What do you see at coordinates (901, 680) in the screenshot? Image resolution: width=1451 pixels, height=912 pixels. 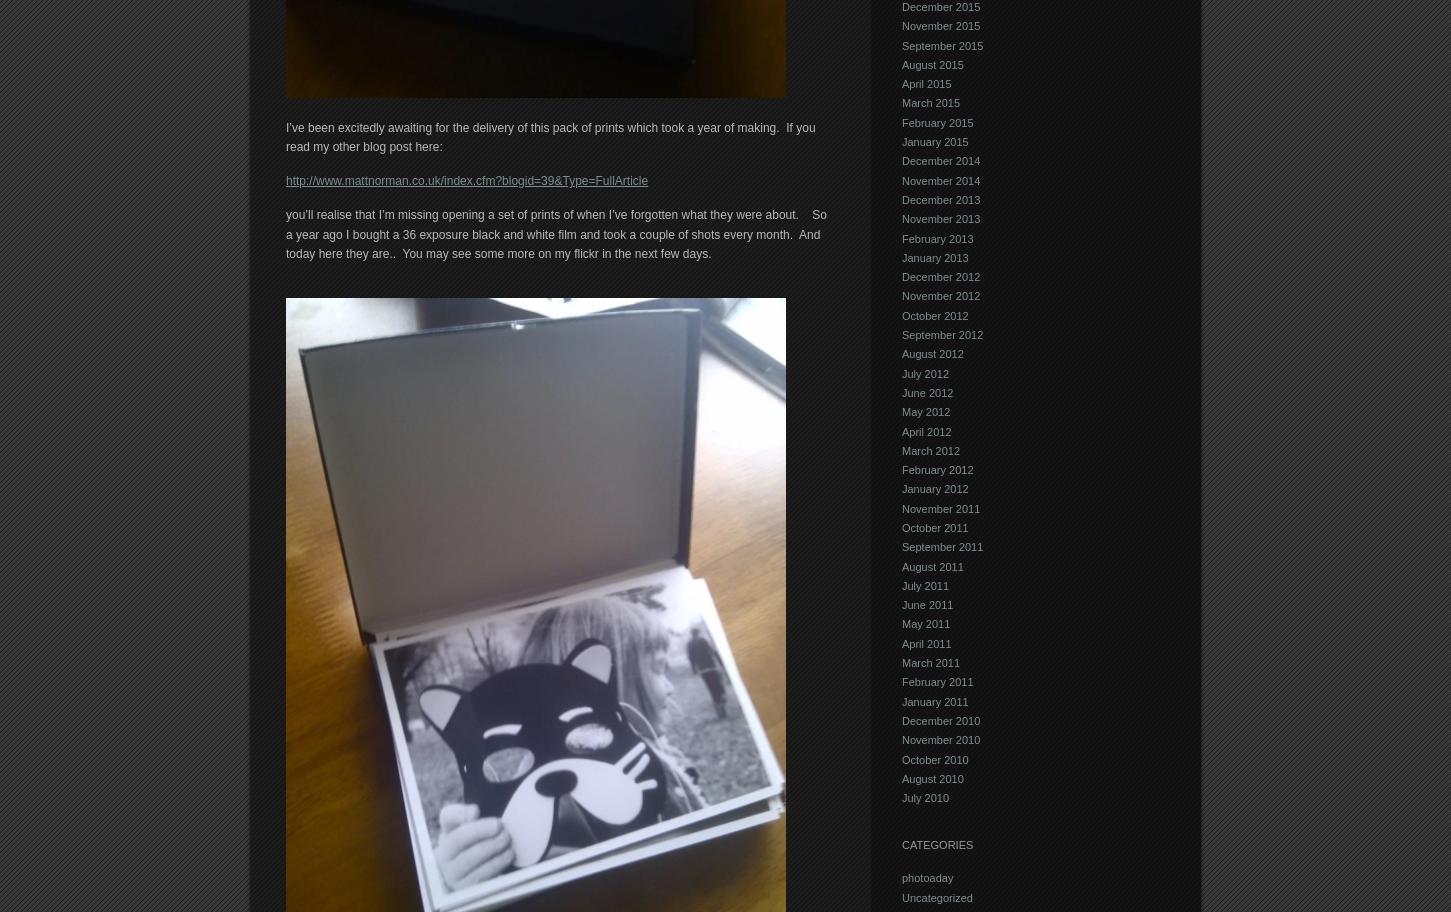 I see `'February 2011'` at bounding box center [901, 680].